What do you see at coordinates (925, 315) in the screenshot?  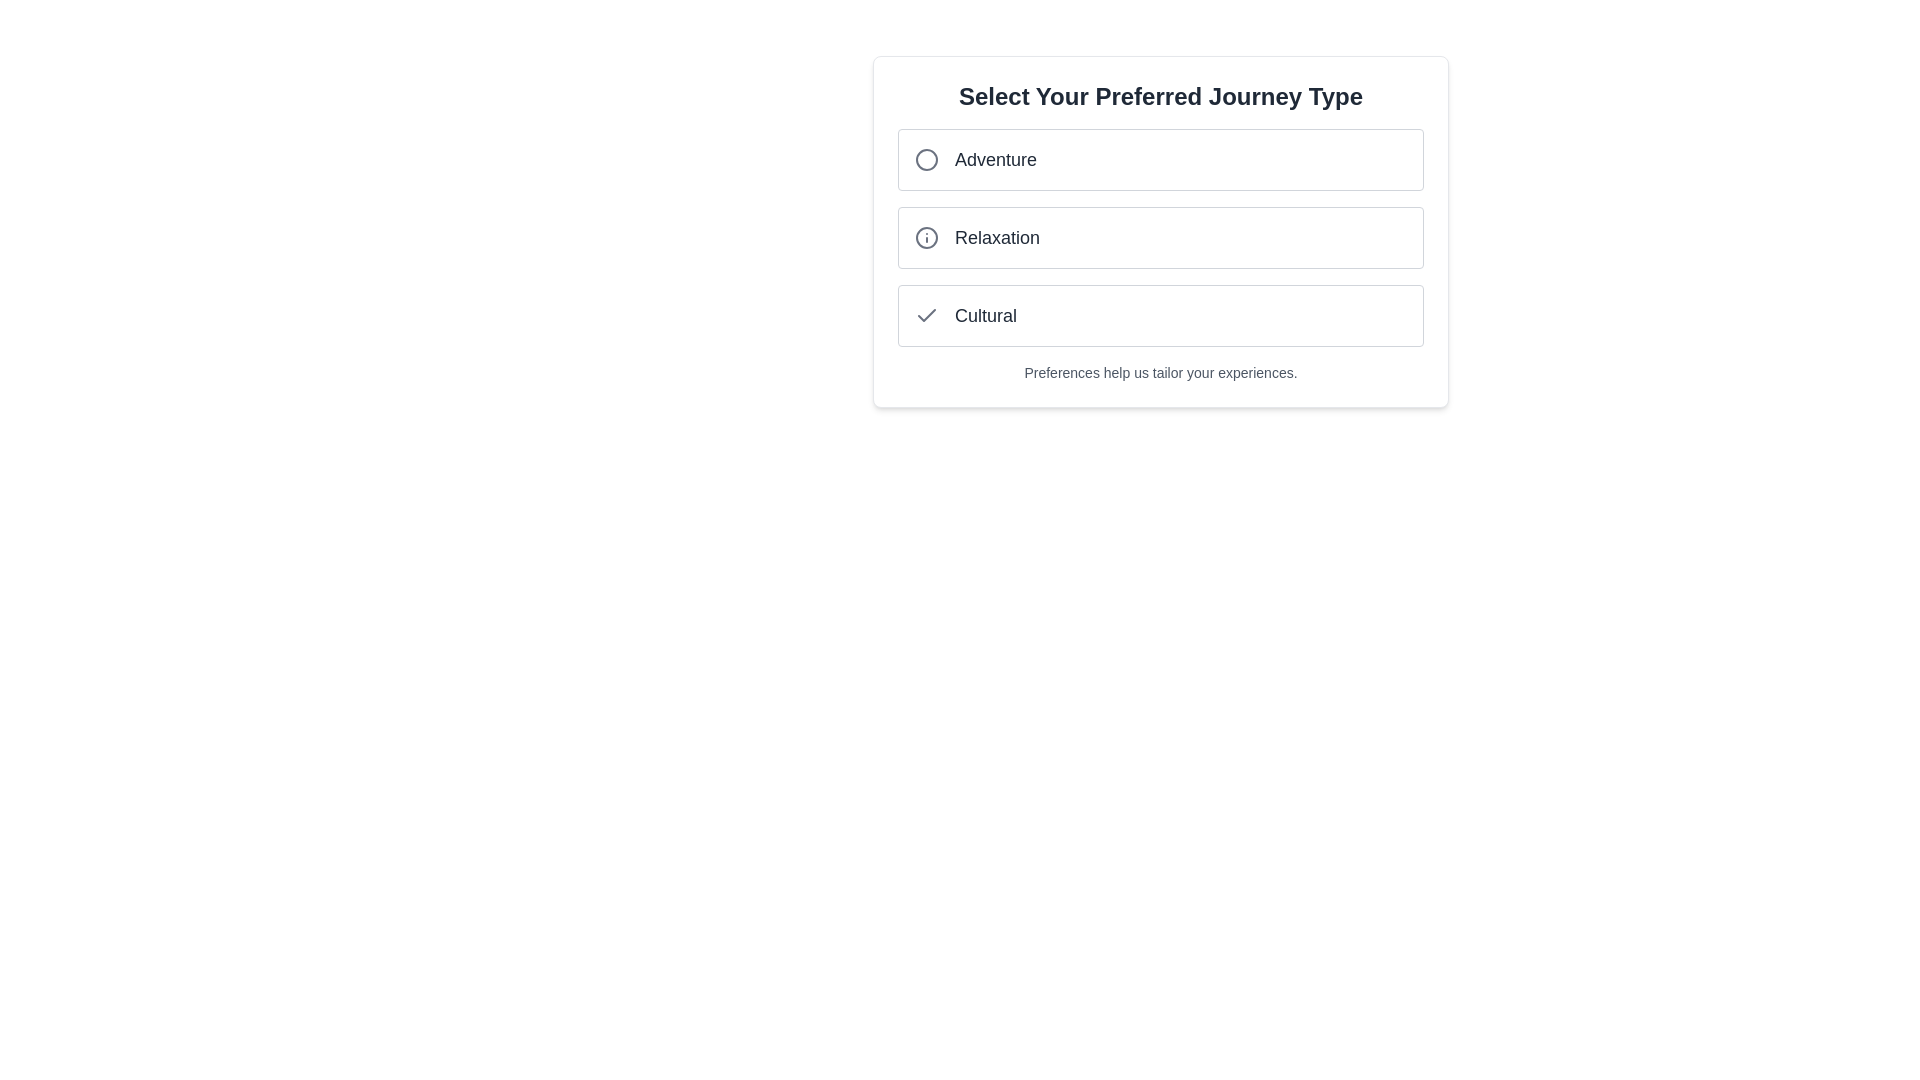 I see `the checkmark icon within the 'Cultural' option in the user preference selection menu` at bounding box center [925, 315].